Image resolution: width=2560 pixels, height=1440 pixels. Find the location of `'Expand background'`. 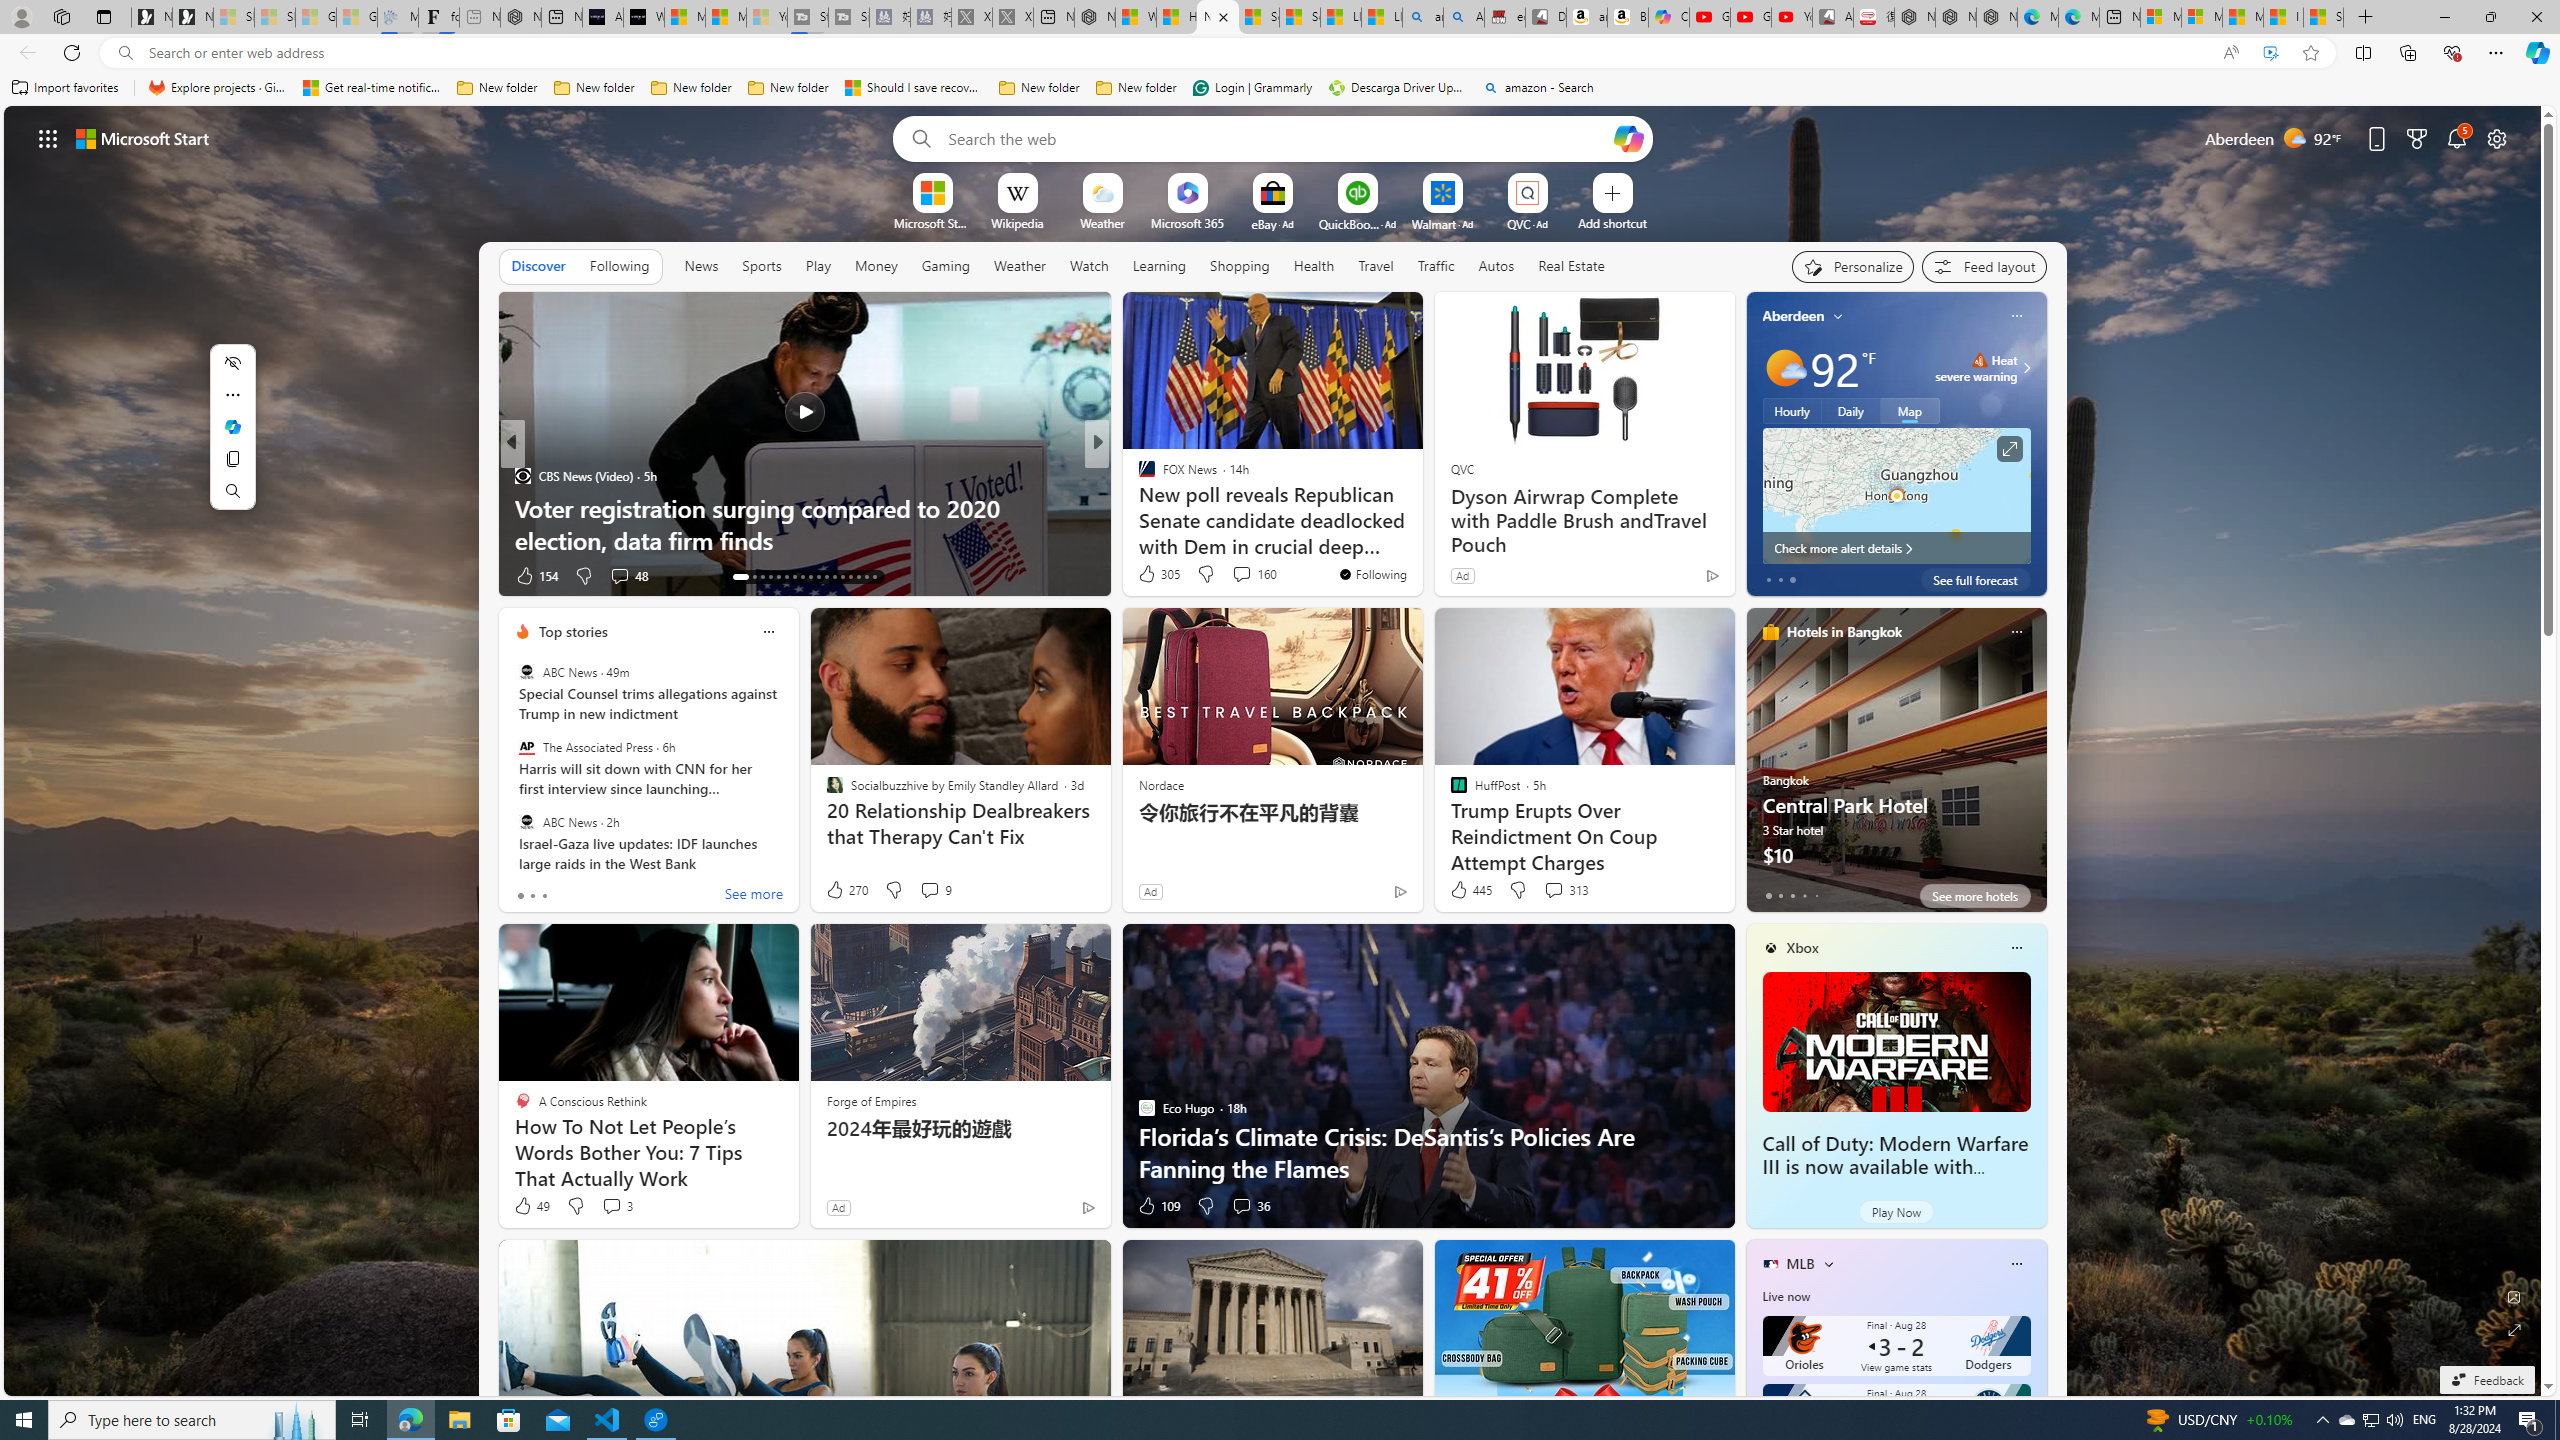

'Expand background' is located at coordinates (2515, 1330).